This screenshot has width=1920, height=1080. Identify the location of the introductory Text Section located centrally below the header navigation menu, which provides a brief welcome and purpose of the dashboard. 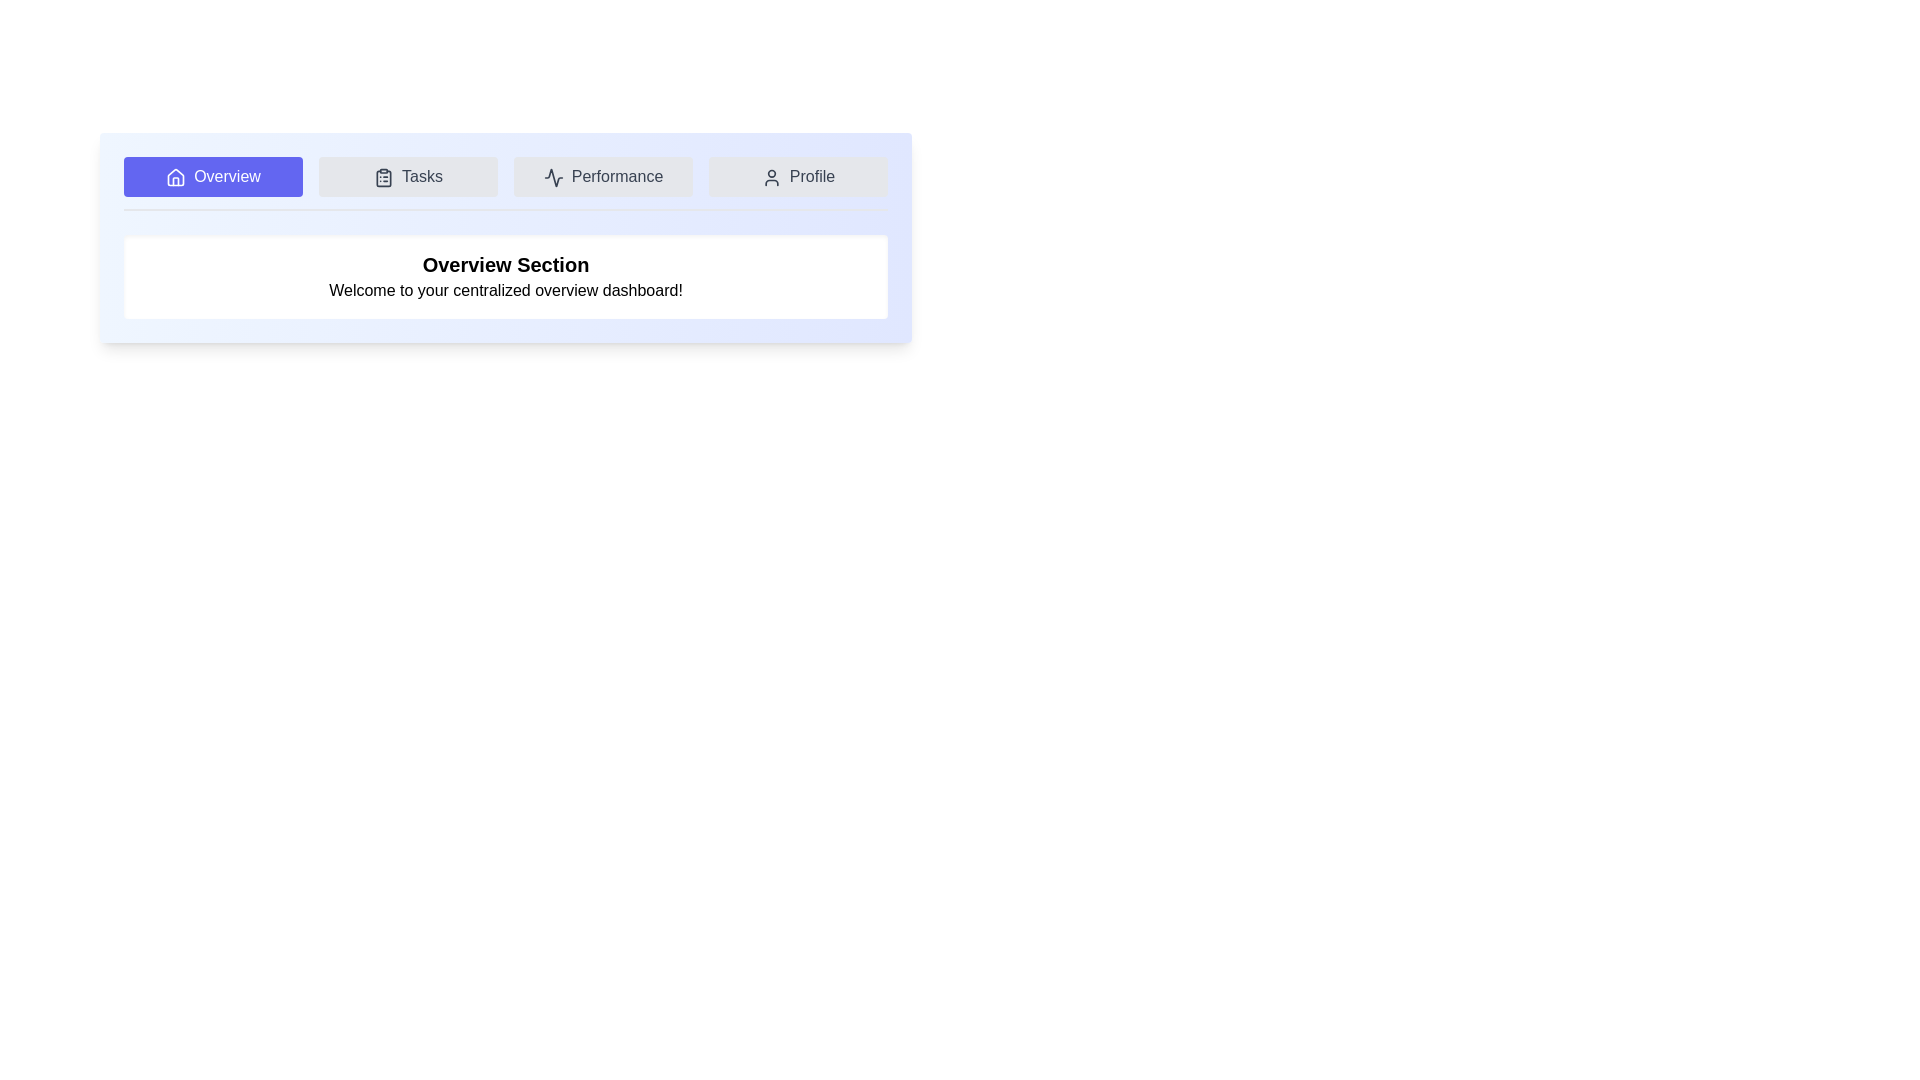
(505, 277).